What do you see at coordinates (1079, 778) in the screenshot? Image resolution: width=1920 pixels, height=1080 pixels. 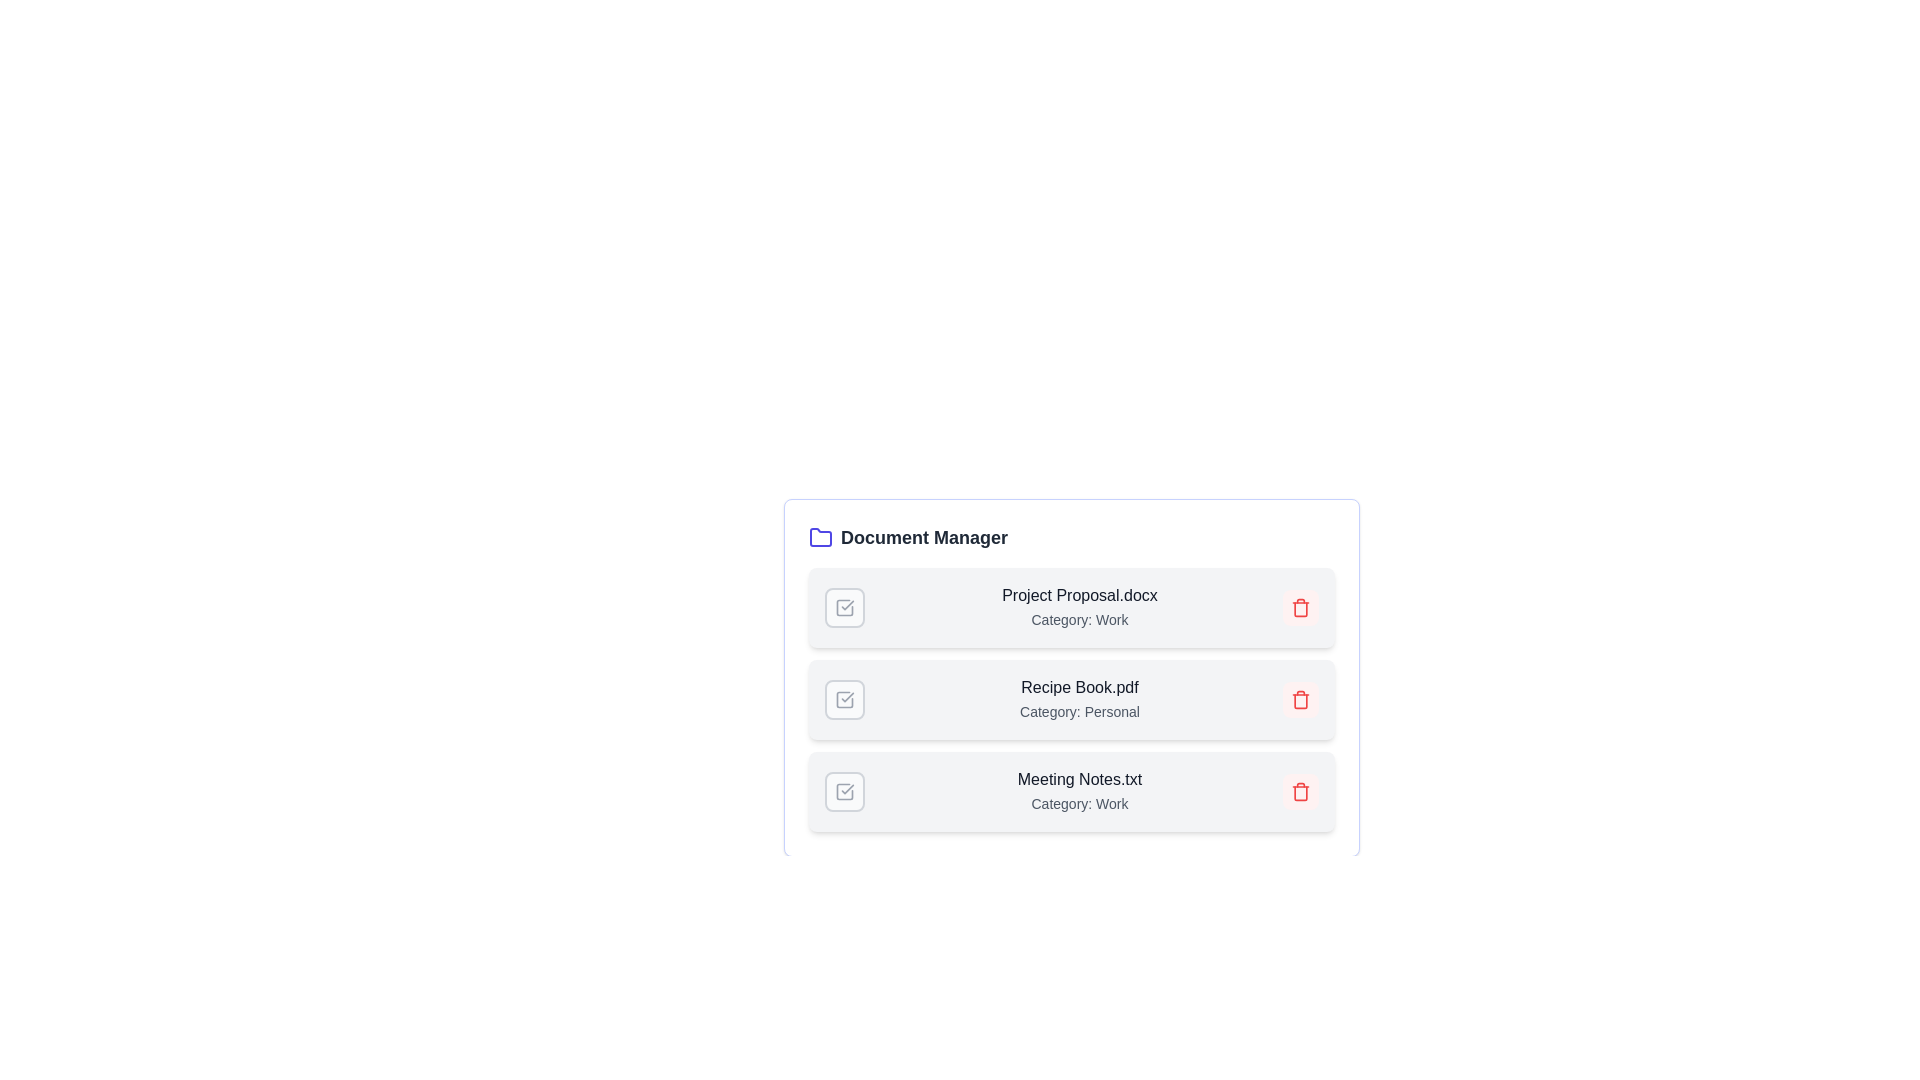 I see `the 'Meeting Notes.txt' text label, which is prominently displayed in bold dark gray font within the 'Document Manager' section and is in the third position of the list` at bounding box center [1079, 778].